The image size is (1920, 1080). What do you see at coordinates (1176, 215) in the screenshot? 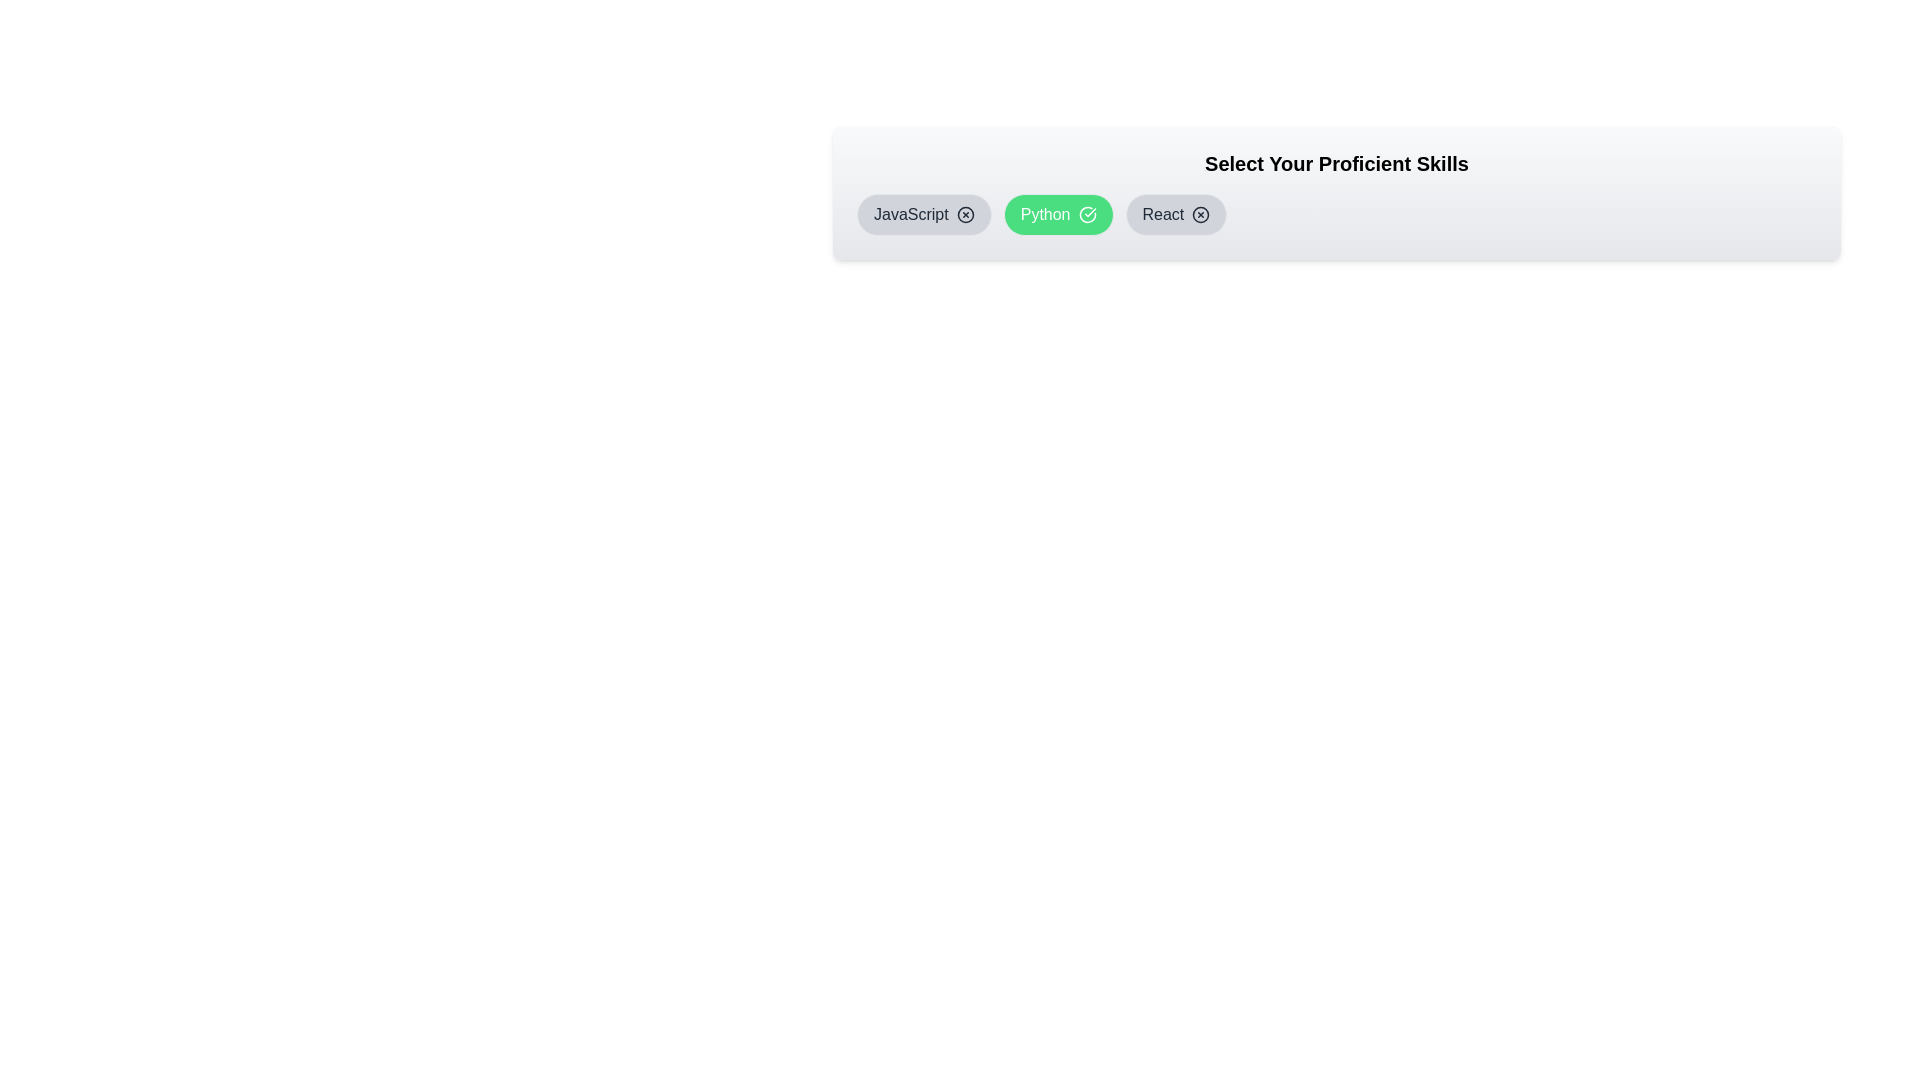
I see `the skill React` at bounding box center [1176, 215].